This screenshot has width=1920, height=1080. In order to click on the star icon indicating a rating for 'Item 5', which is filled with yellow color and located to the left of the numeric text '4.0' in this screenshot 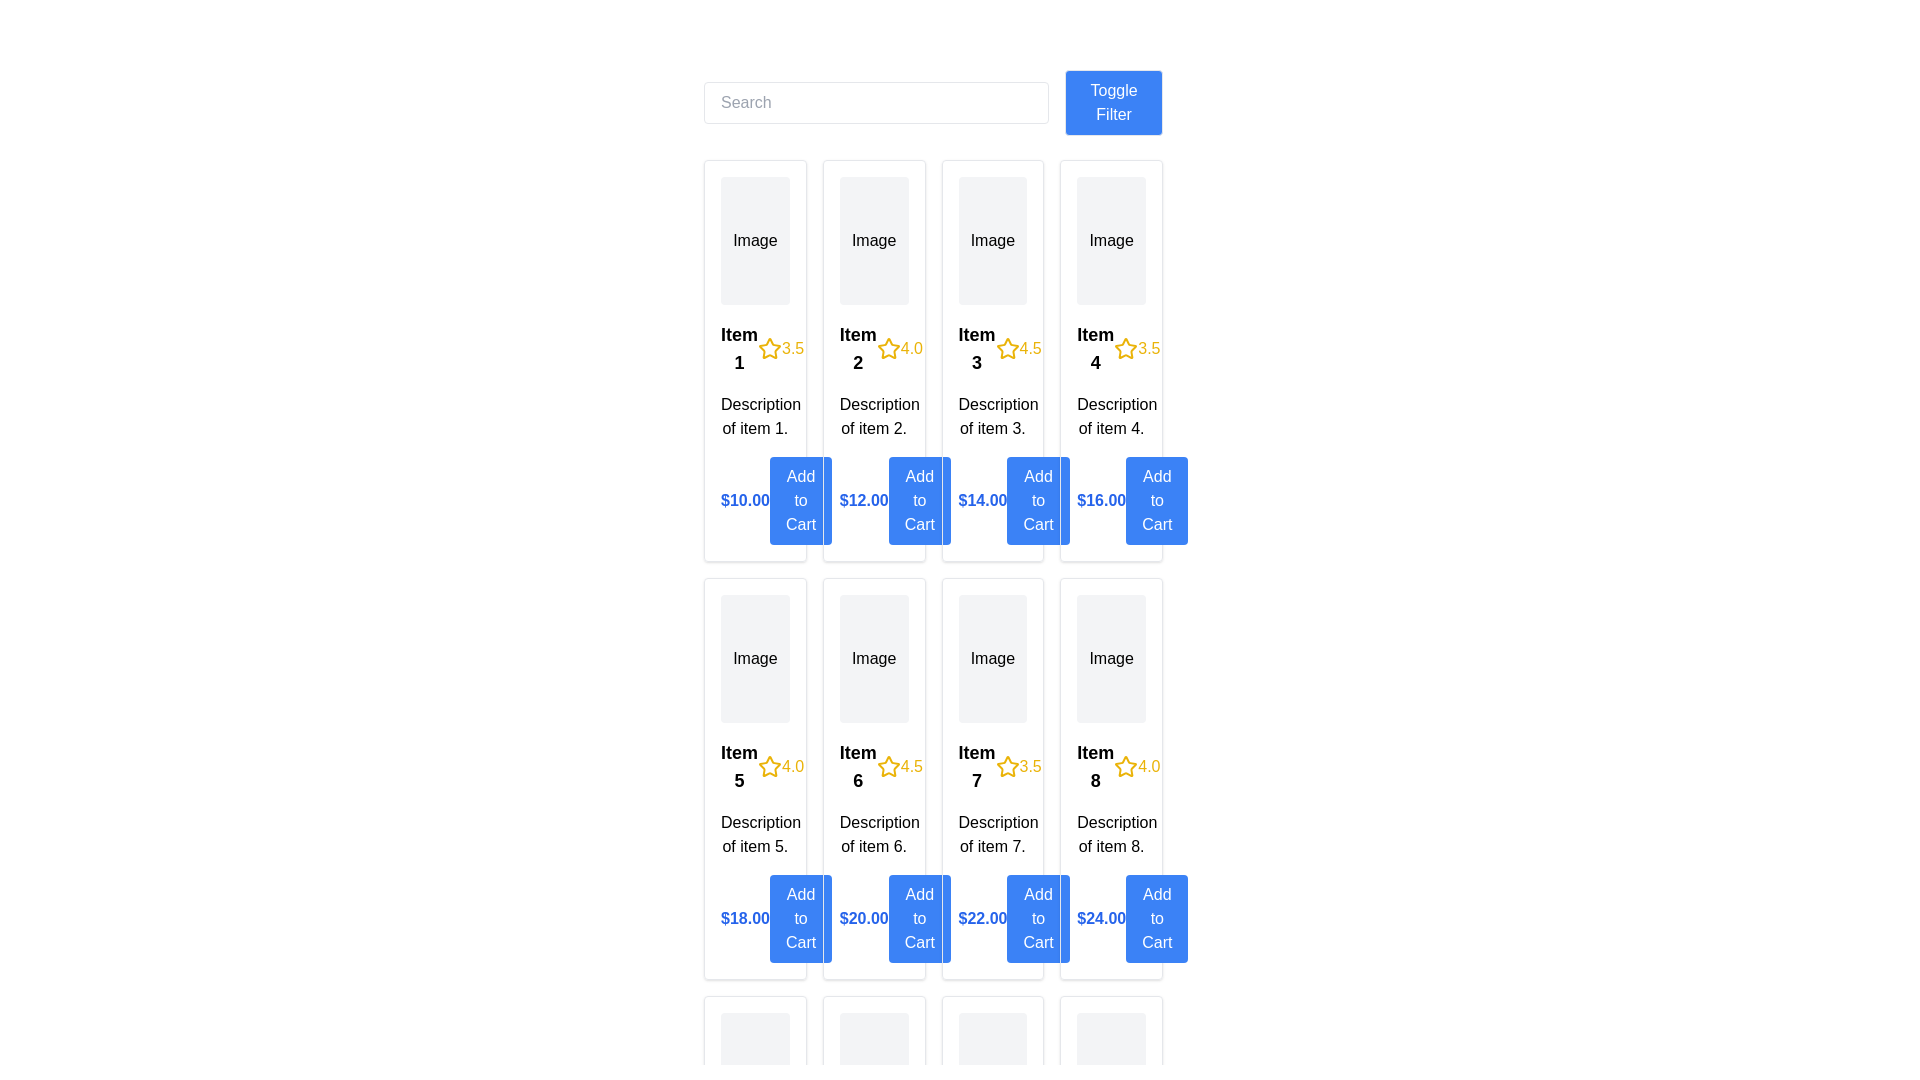, I will do `click(769, 766)`.